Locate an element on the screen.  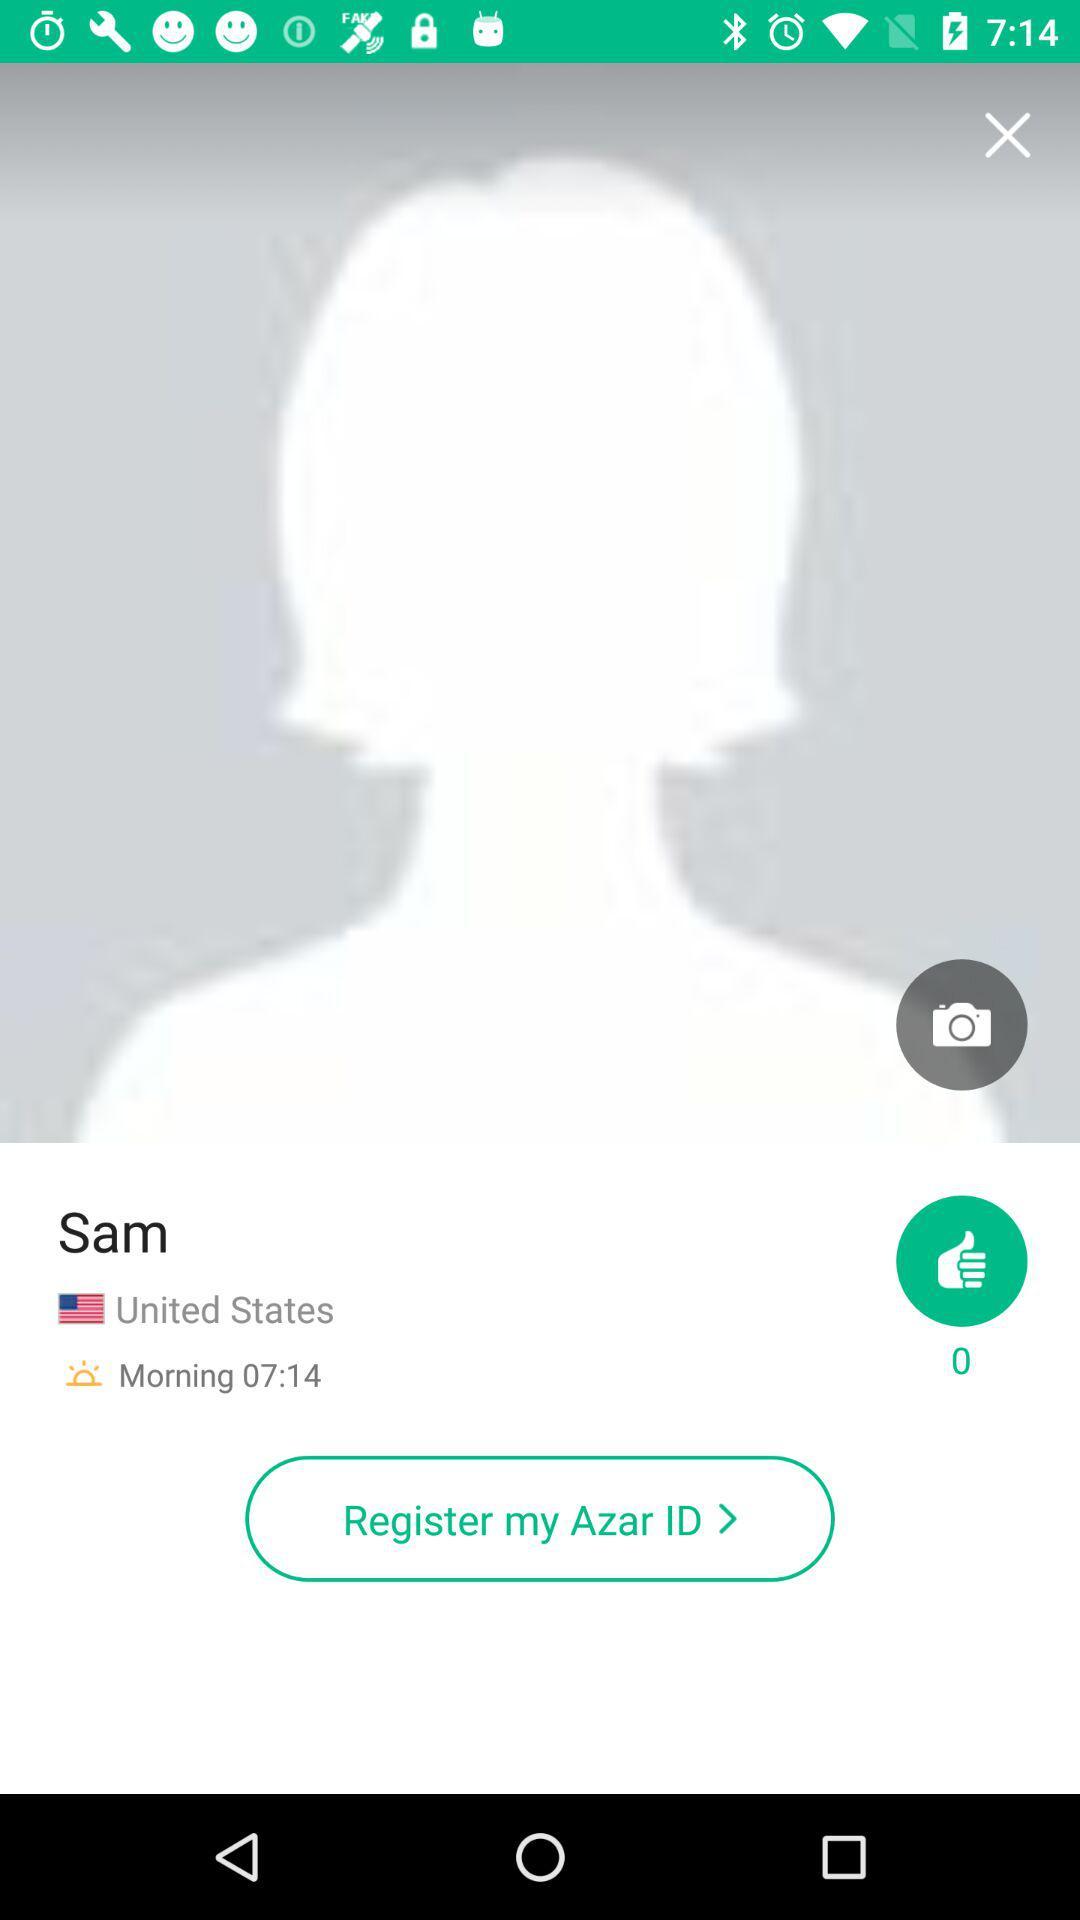
icon above the sam icon is located at coordinates (540, 602).